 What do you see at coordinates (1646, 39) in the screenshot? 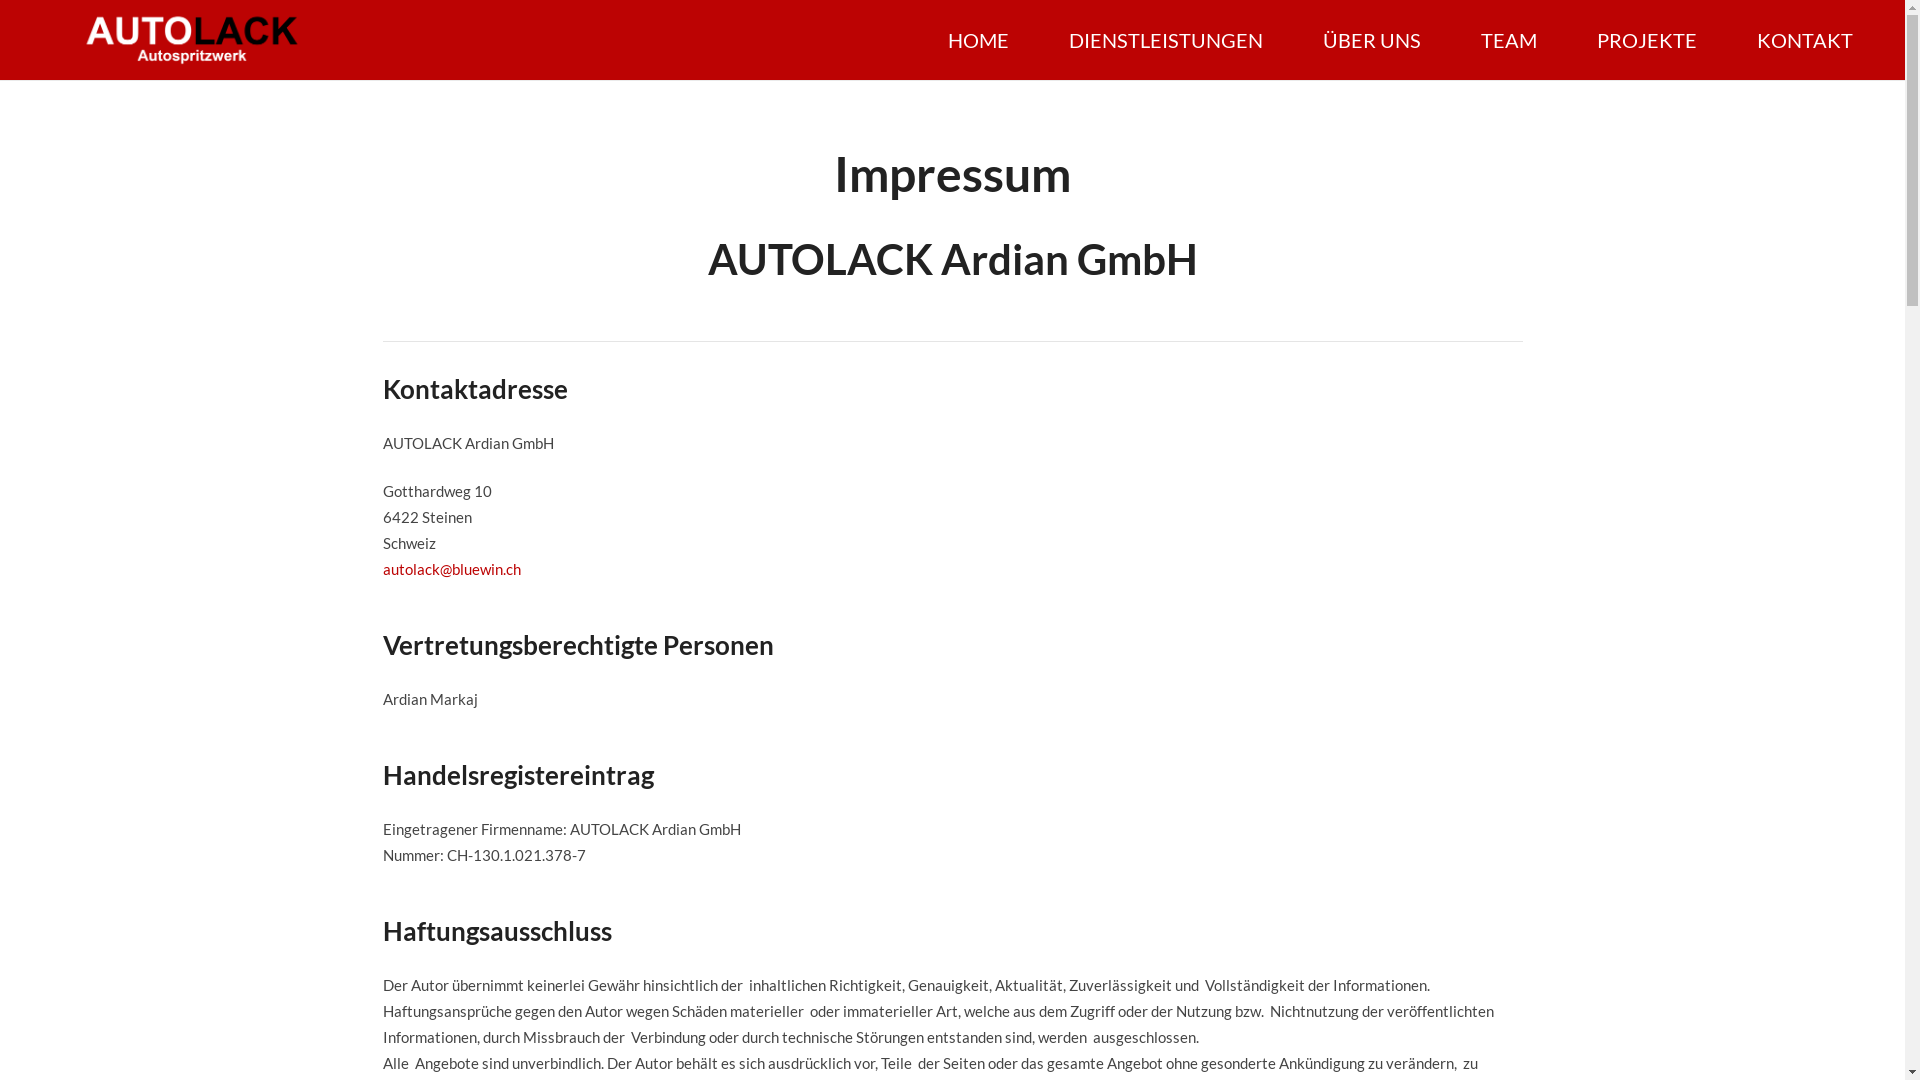
I see `'PROJEKTE'` at bounding box center [1646, 39].